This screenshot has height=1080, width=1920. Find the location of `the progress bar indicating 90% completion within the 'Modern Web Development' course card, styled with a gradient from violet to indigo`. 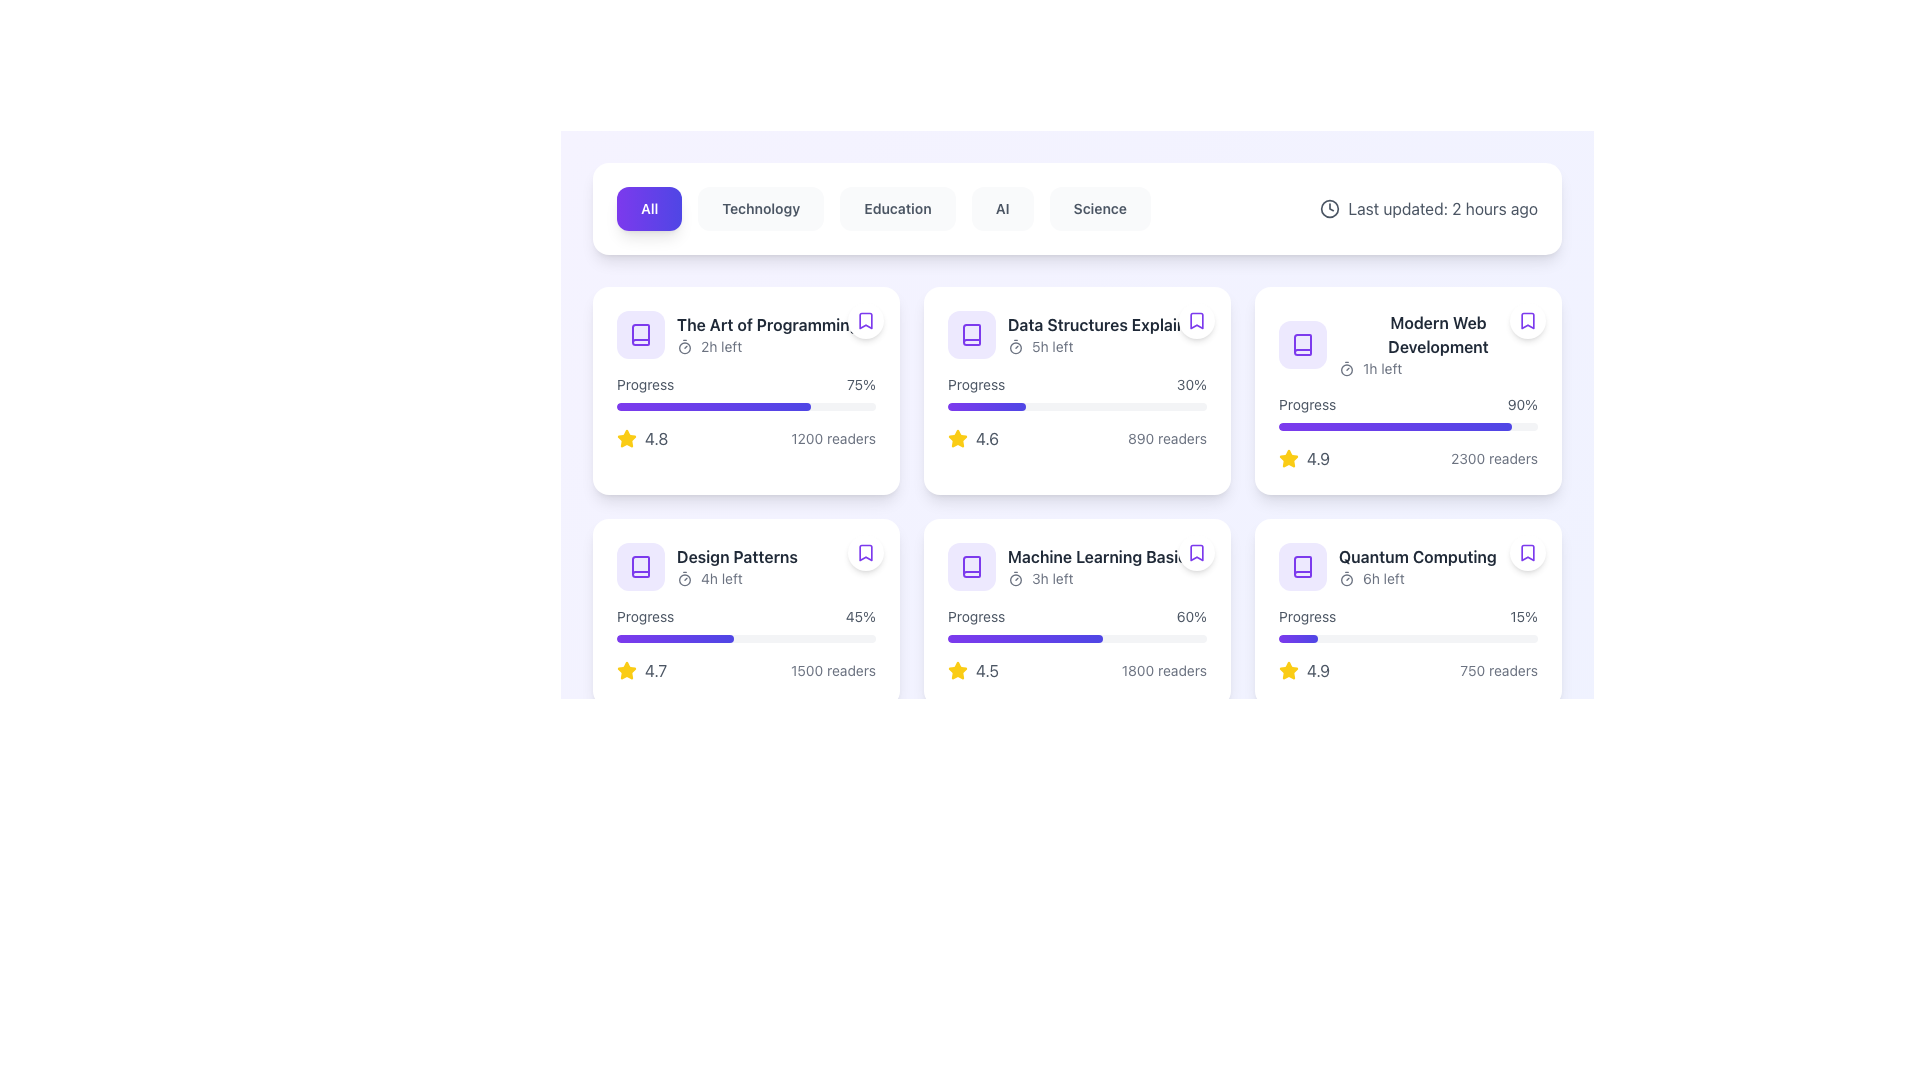

the progress bar indicating 90% completion within the 'Modern Web Development' course card, styled with a gradient from violet to indigo is located at coordinates (1407, 426).